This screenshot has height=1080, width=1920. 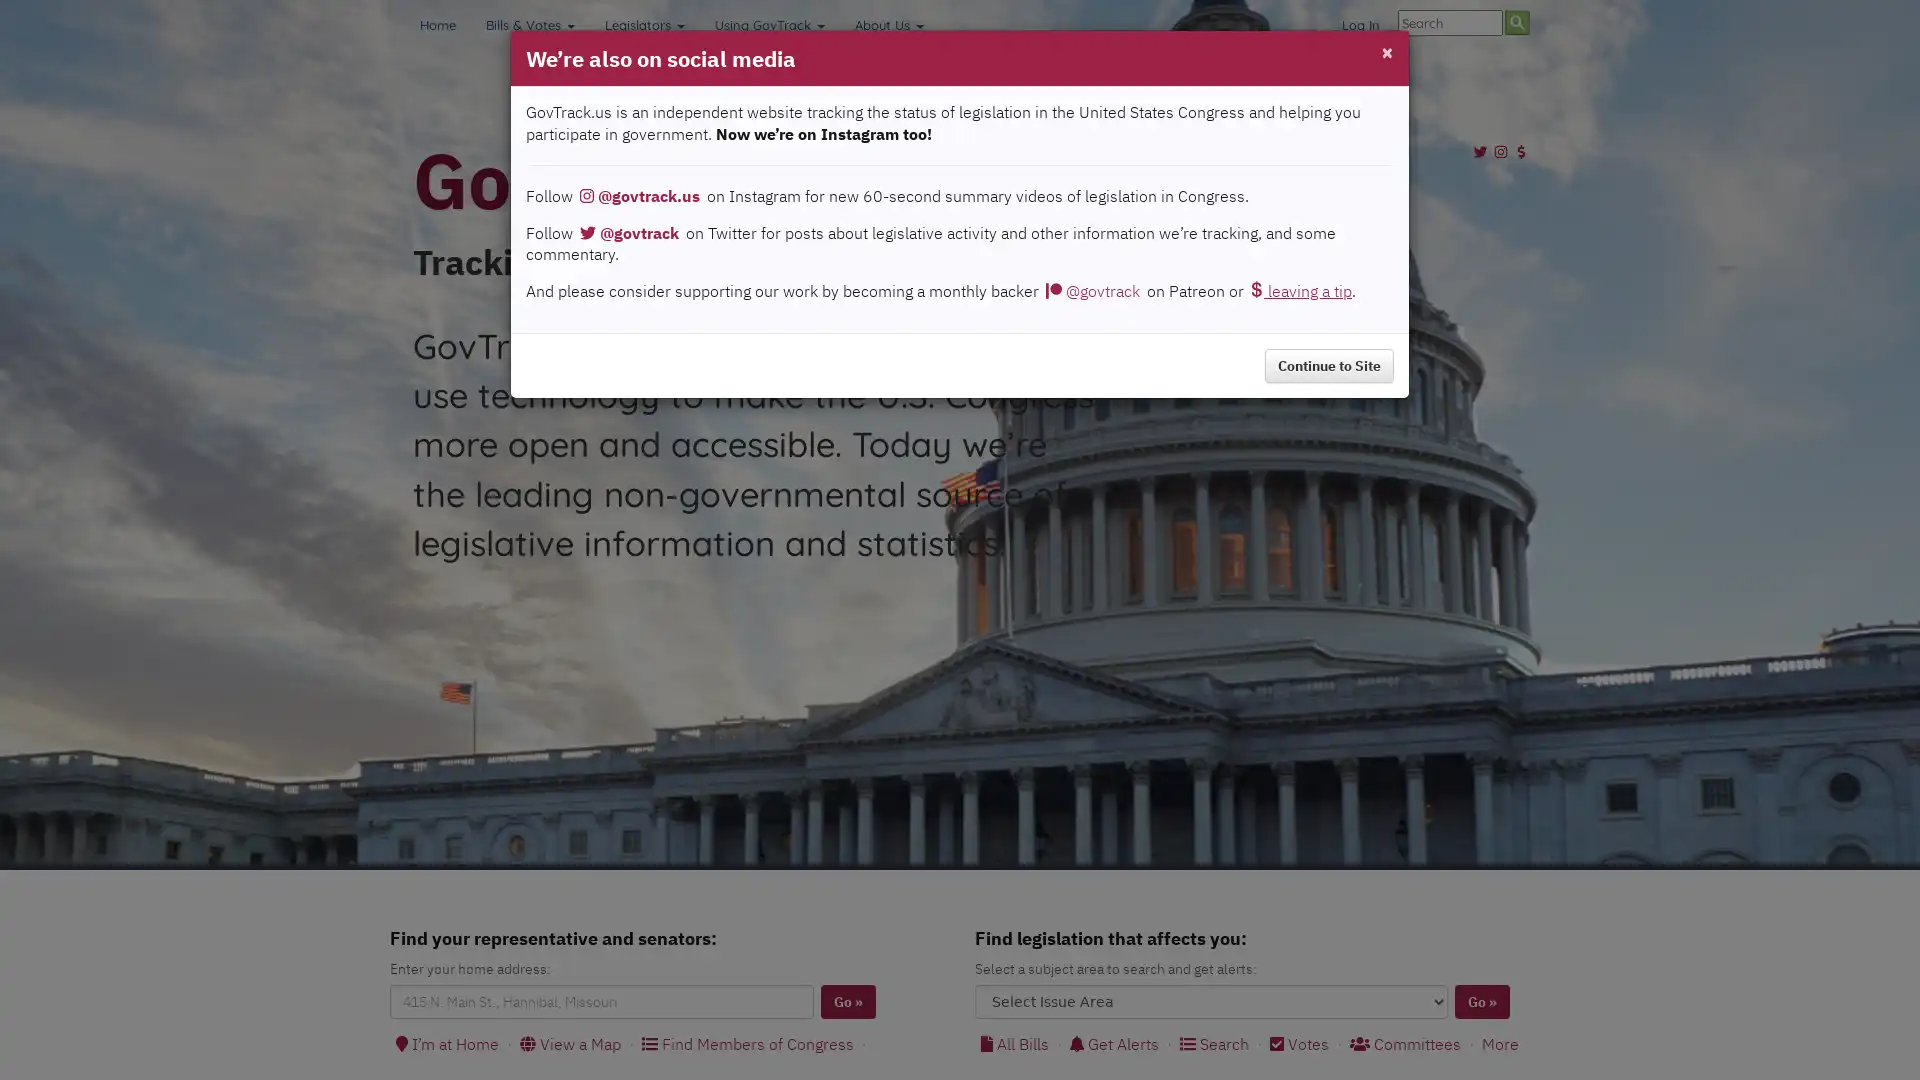 I want to click on Search, so click(x=1517, y=22).